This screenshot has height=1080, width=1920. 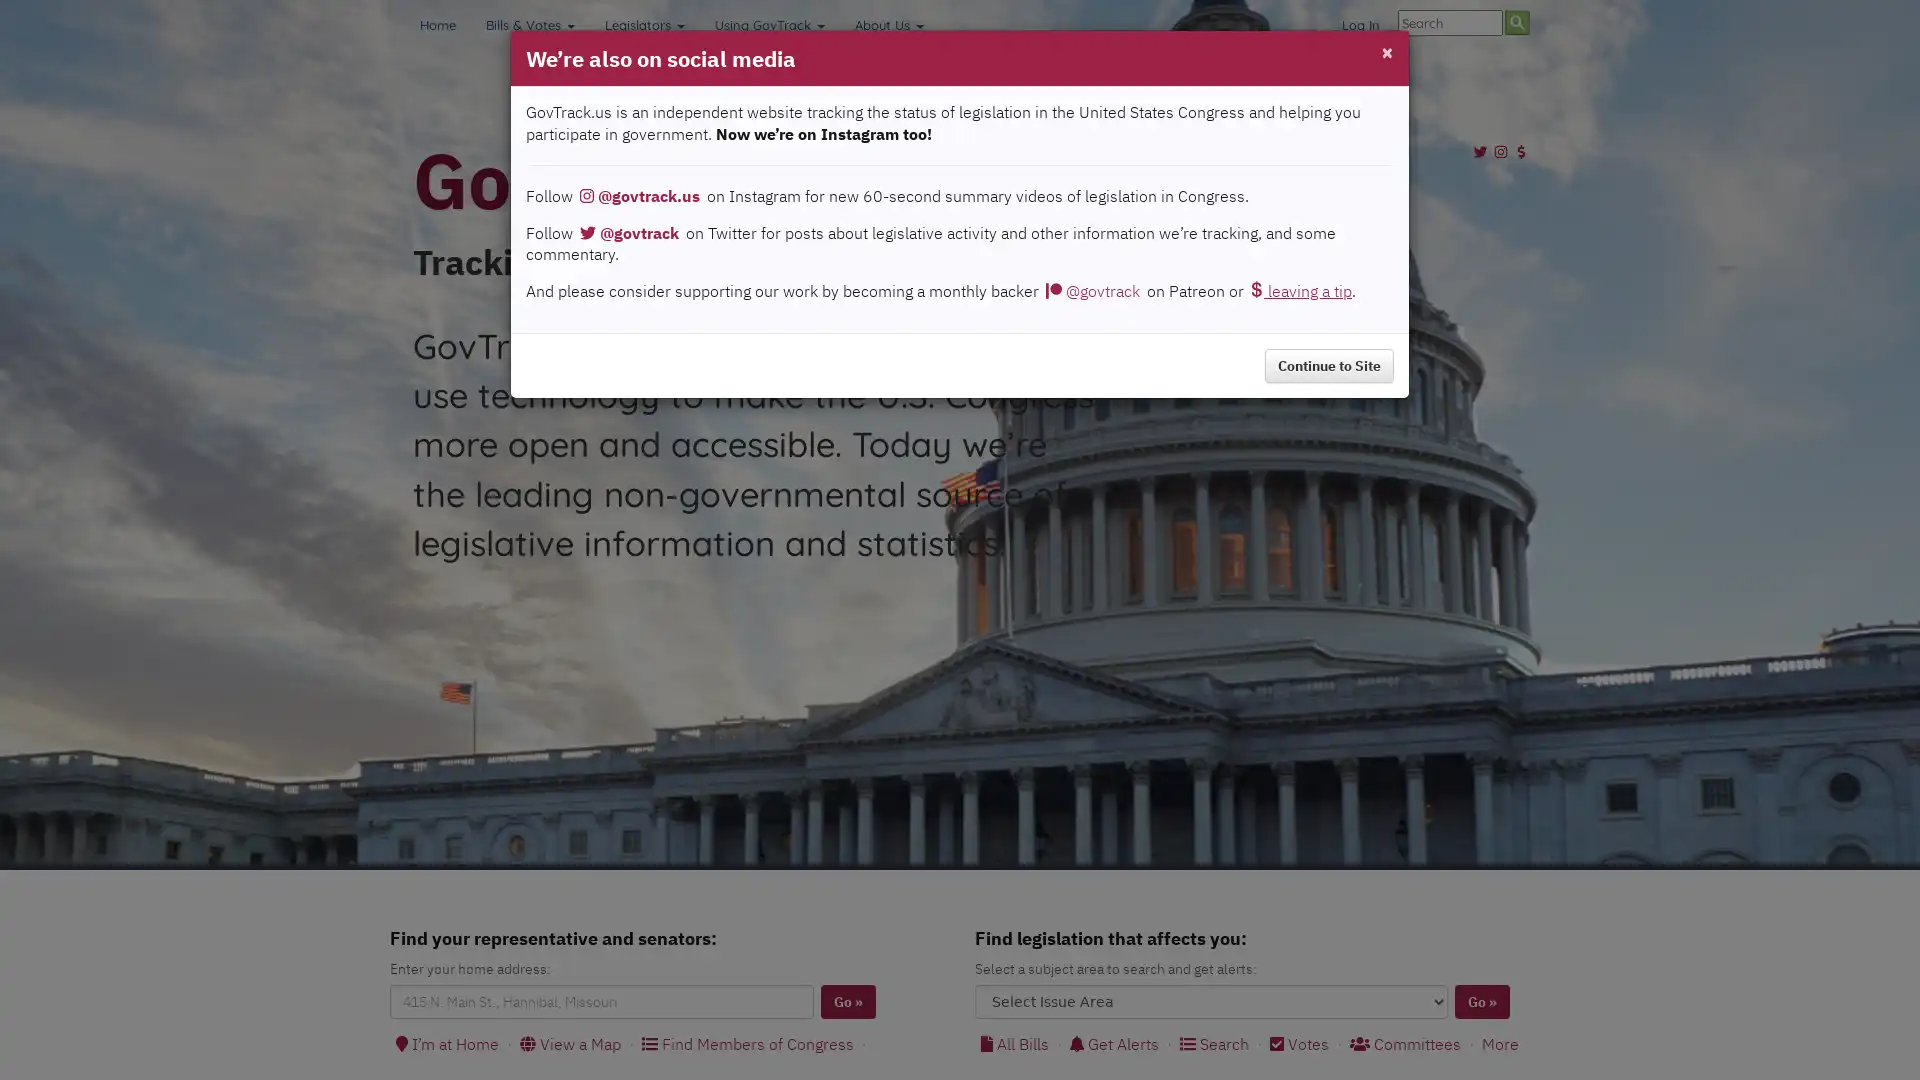 I want to click on Search, so click(x=1517, y=22).